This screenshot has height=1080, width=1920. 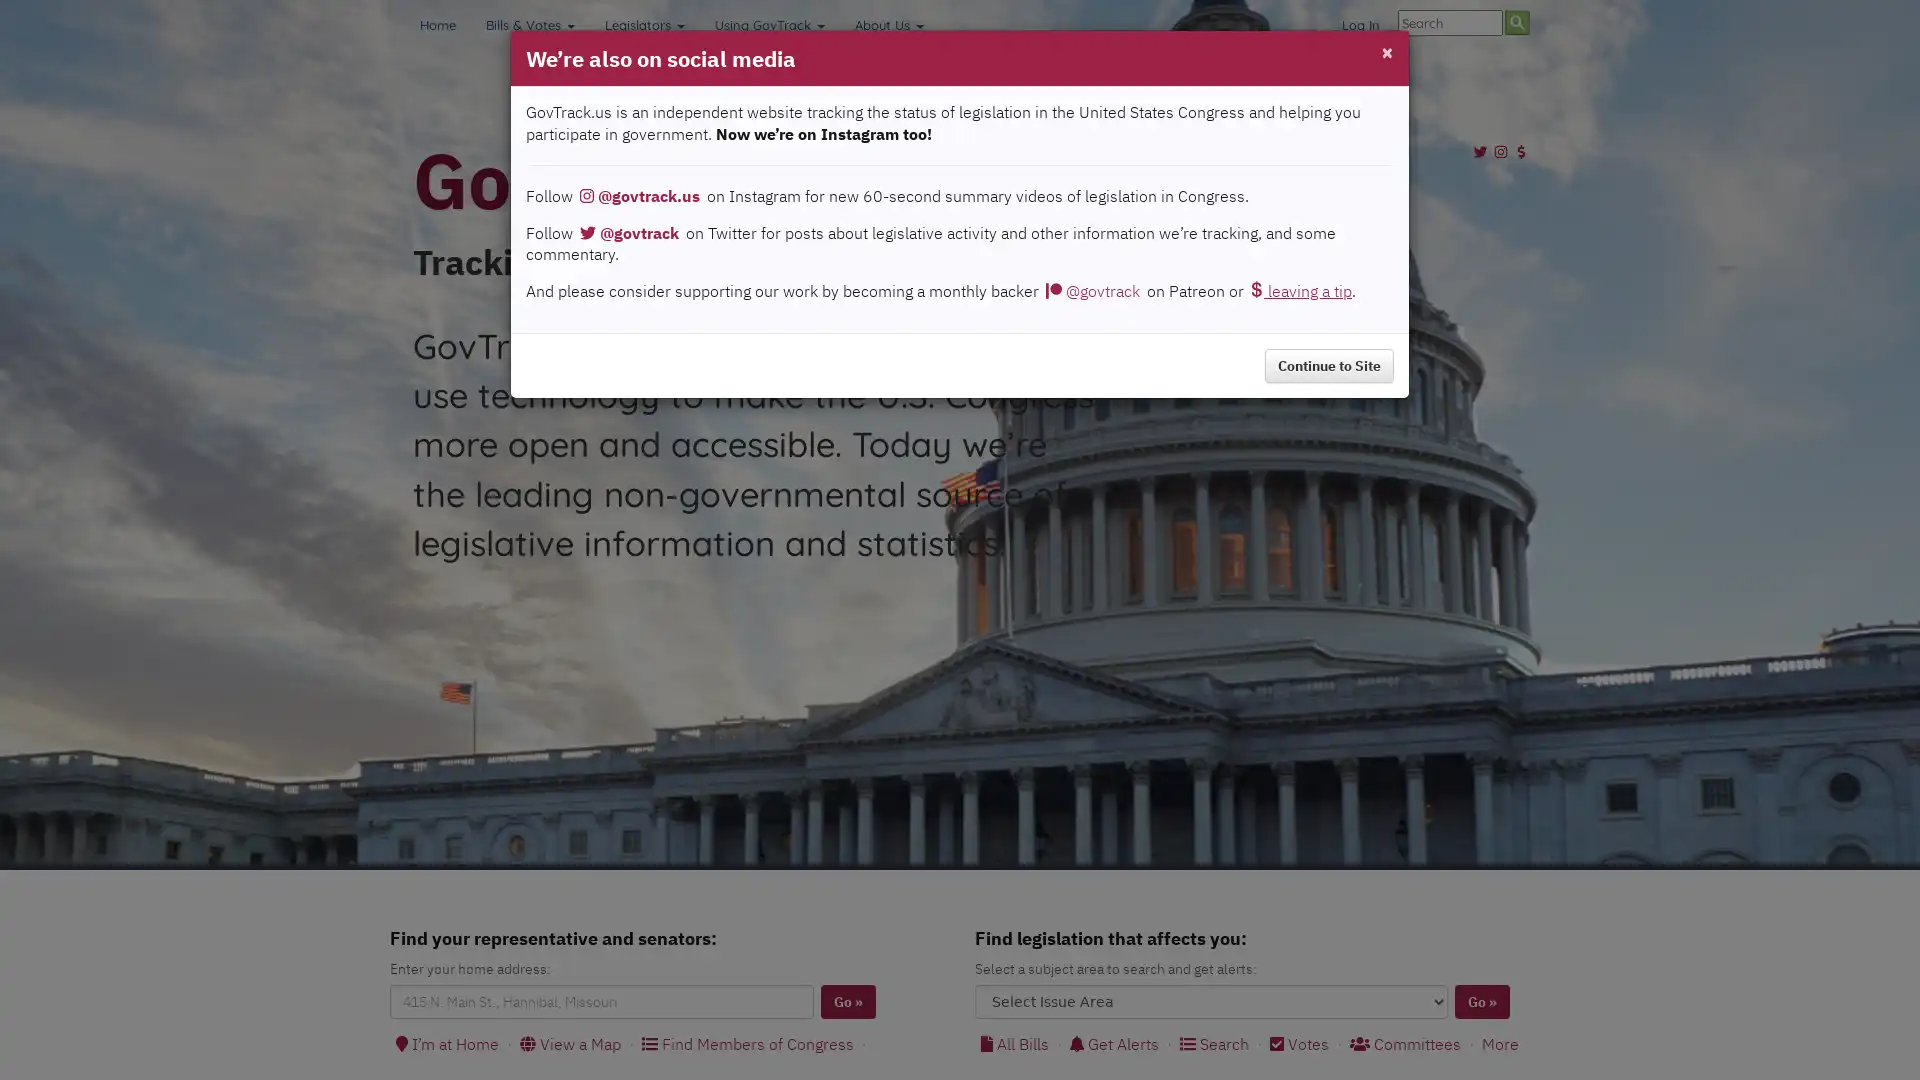 I want to click on Search, so click(x=1517, y=22).